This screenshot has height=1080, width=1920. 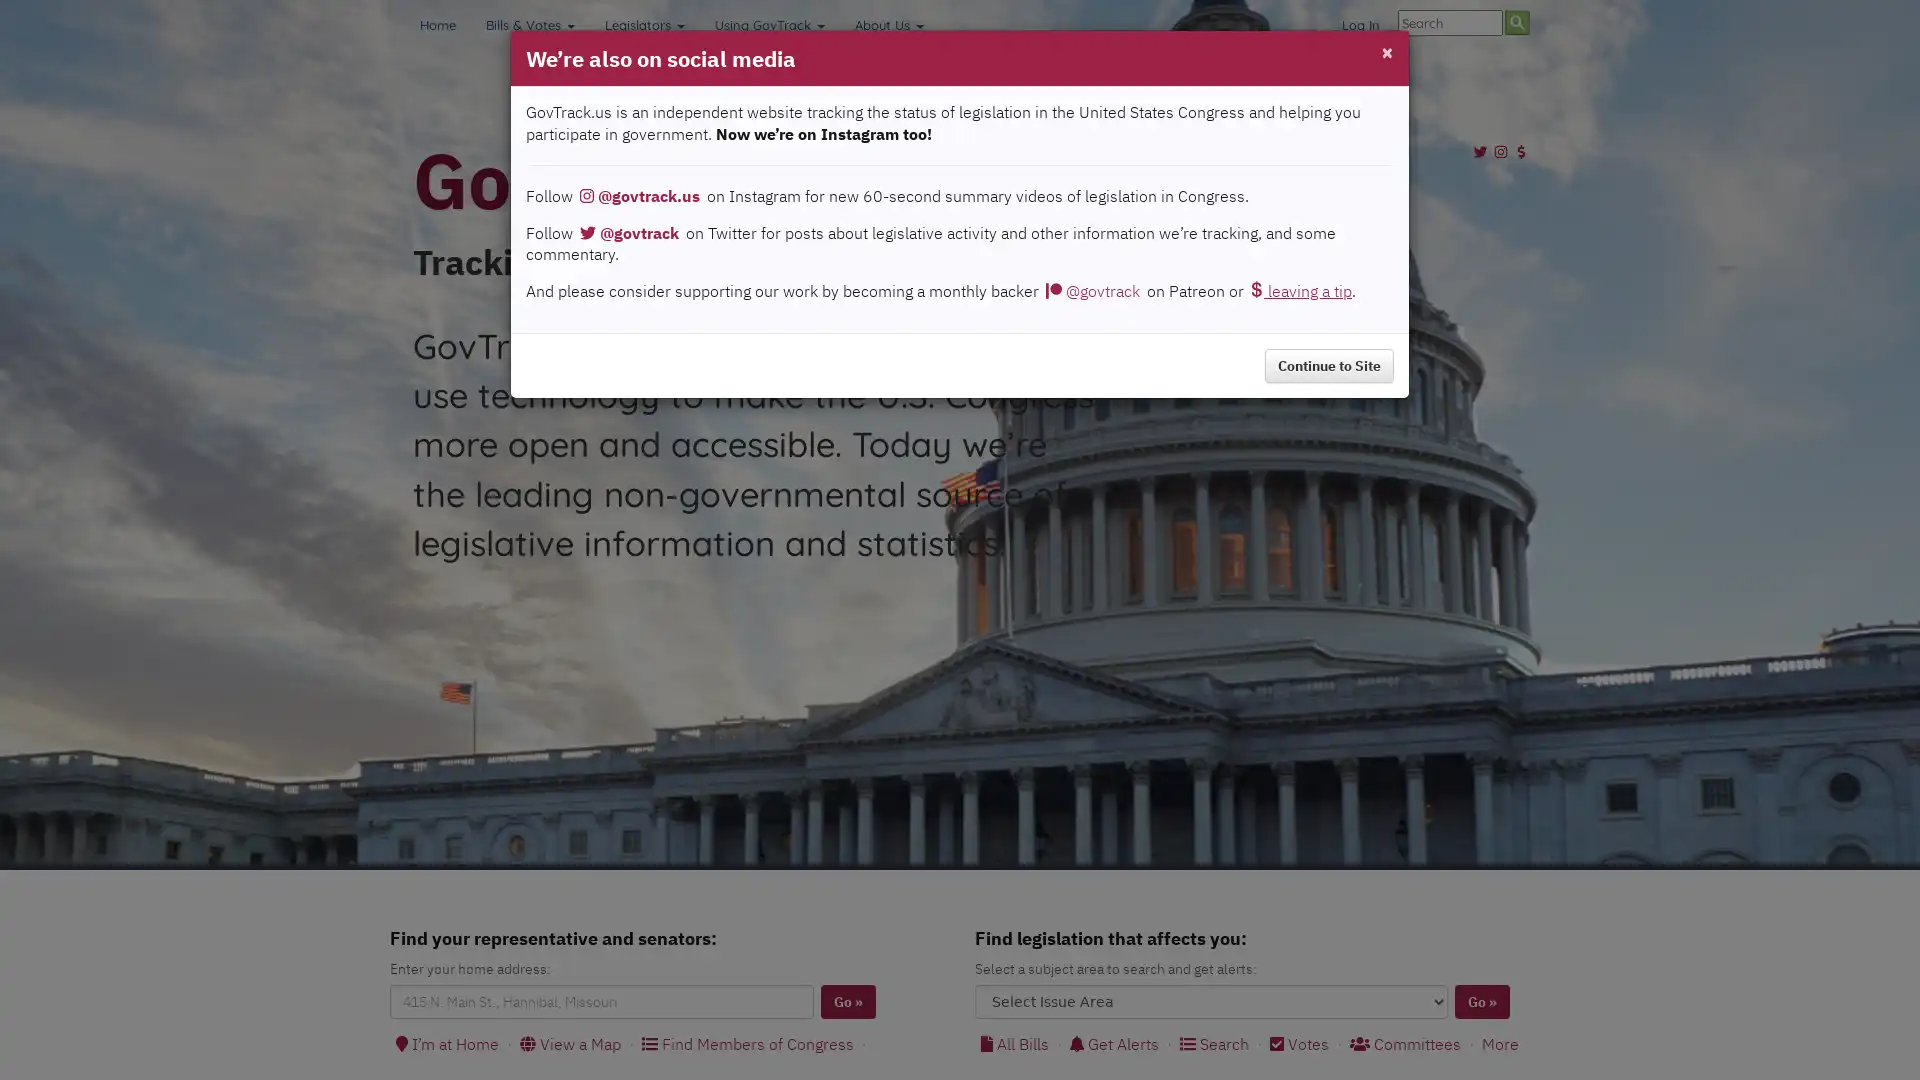 I want to click on Search, so click(x=1517, y=22).